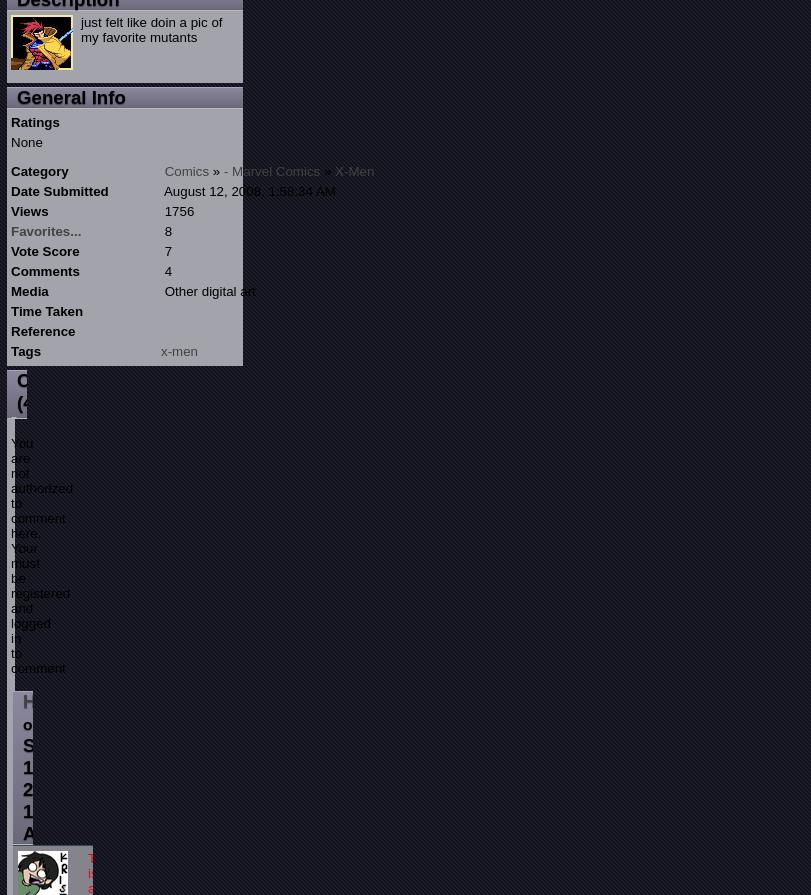 The image size is (811, 895). Describe the element at coordinates (151, 29) in the screenshot. I see `'just felt like doin a pic of my favorite mutants'` at that location.